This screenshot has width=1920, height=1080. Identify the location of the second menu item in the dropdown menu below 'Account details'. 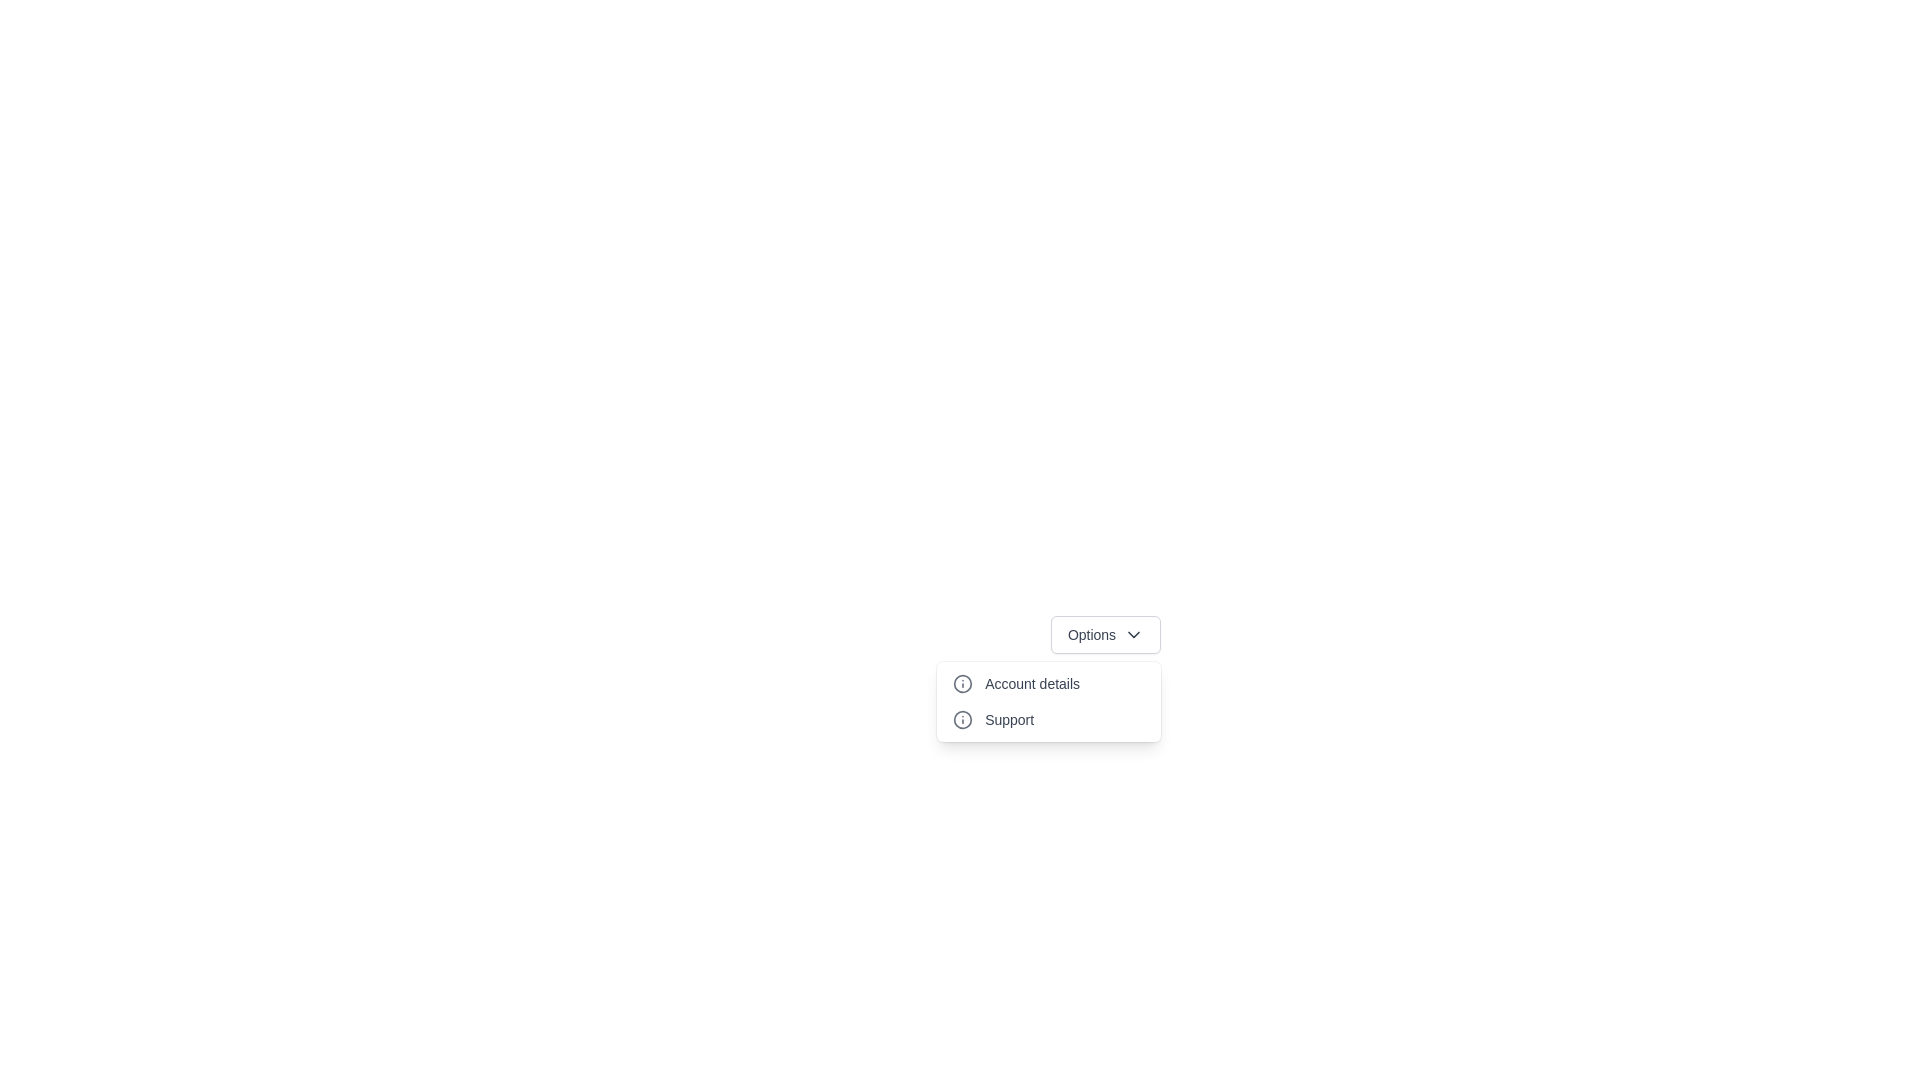
(1048, 720).